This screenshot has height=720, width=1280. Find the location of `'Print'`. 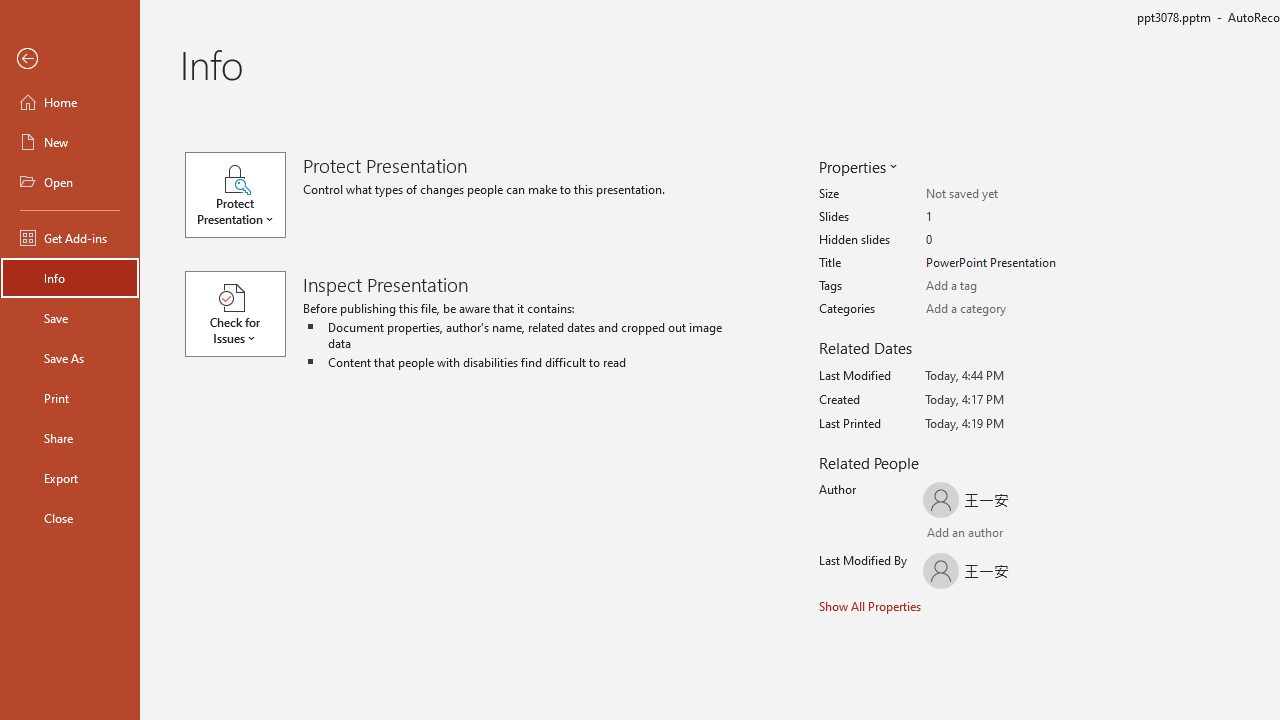

'Print' is located at coordinates (69, 398).